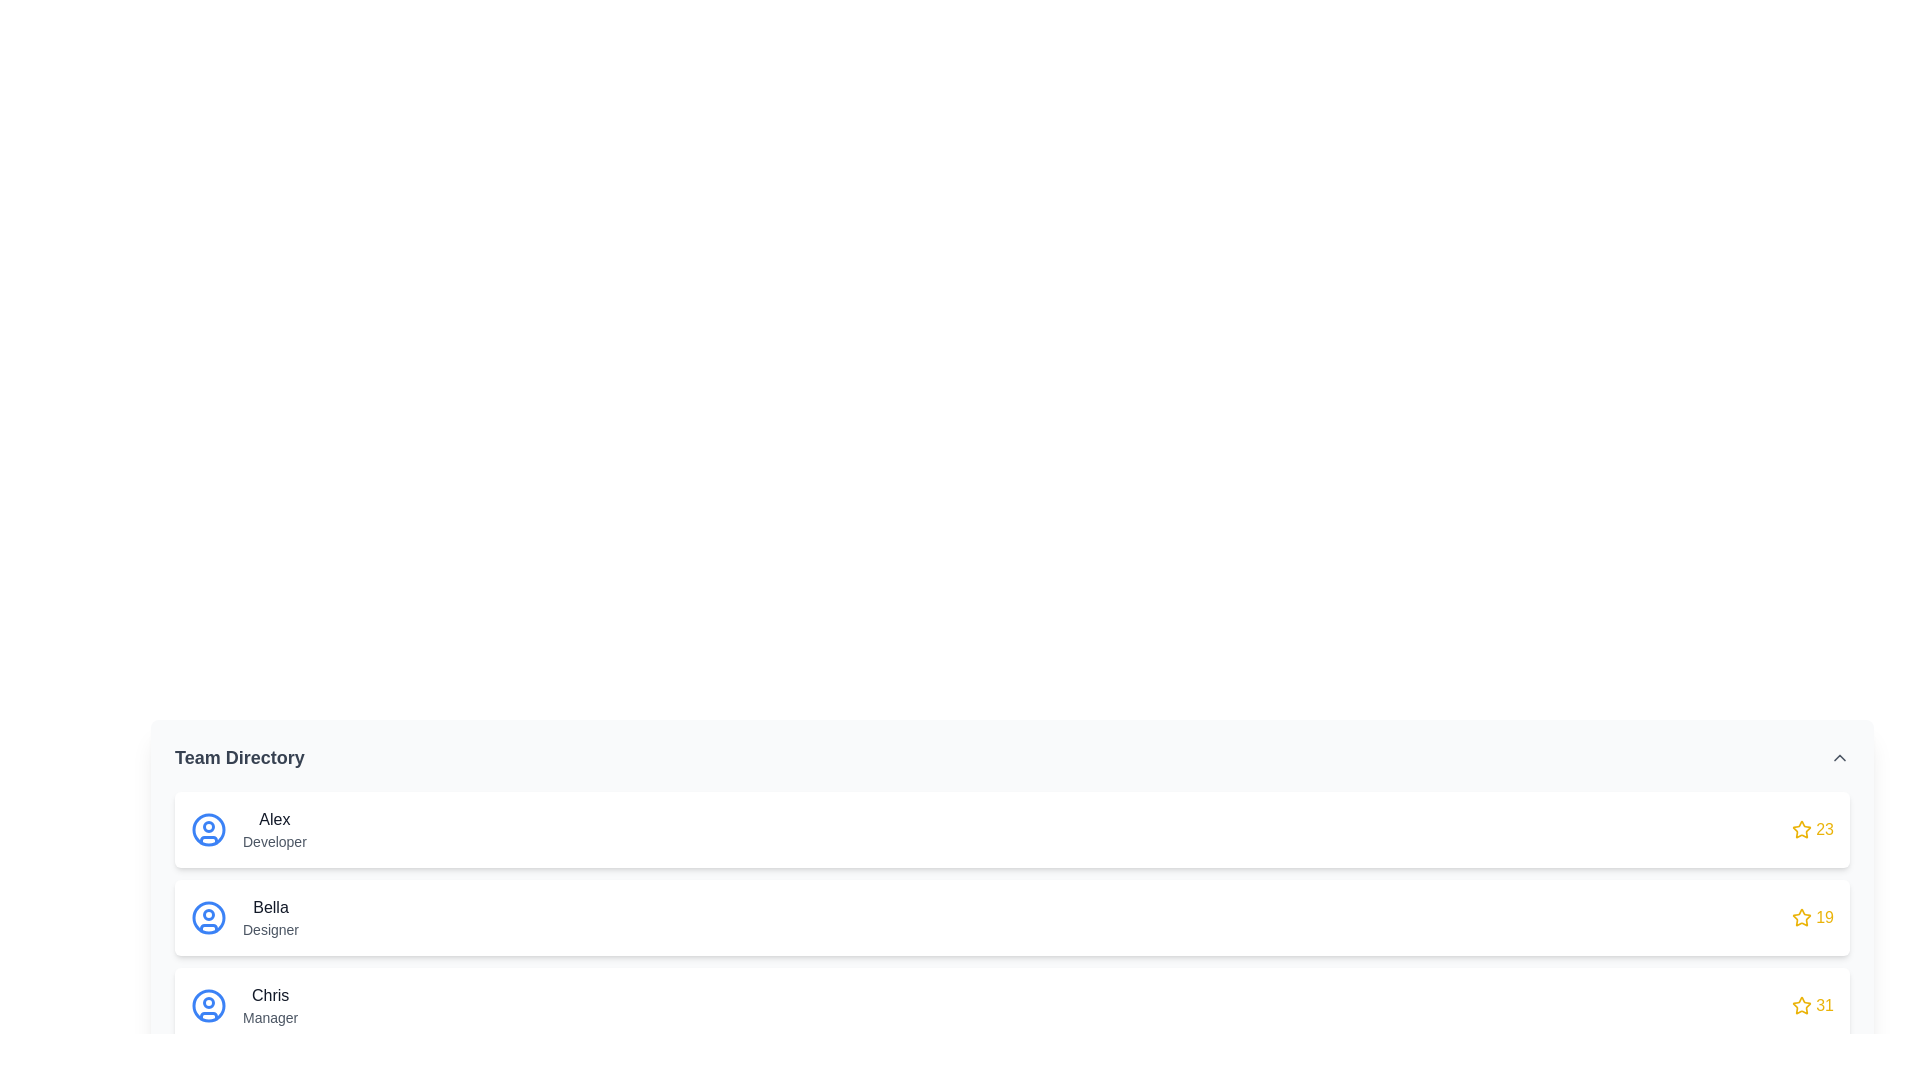  What do you see at coordinates (209, 829) in the screenshot?
I see `the user indicator icon representing 'Alex' in the Team Directory, which is the leftmost element in the corresponding row` at bounding box center [209, 829].